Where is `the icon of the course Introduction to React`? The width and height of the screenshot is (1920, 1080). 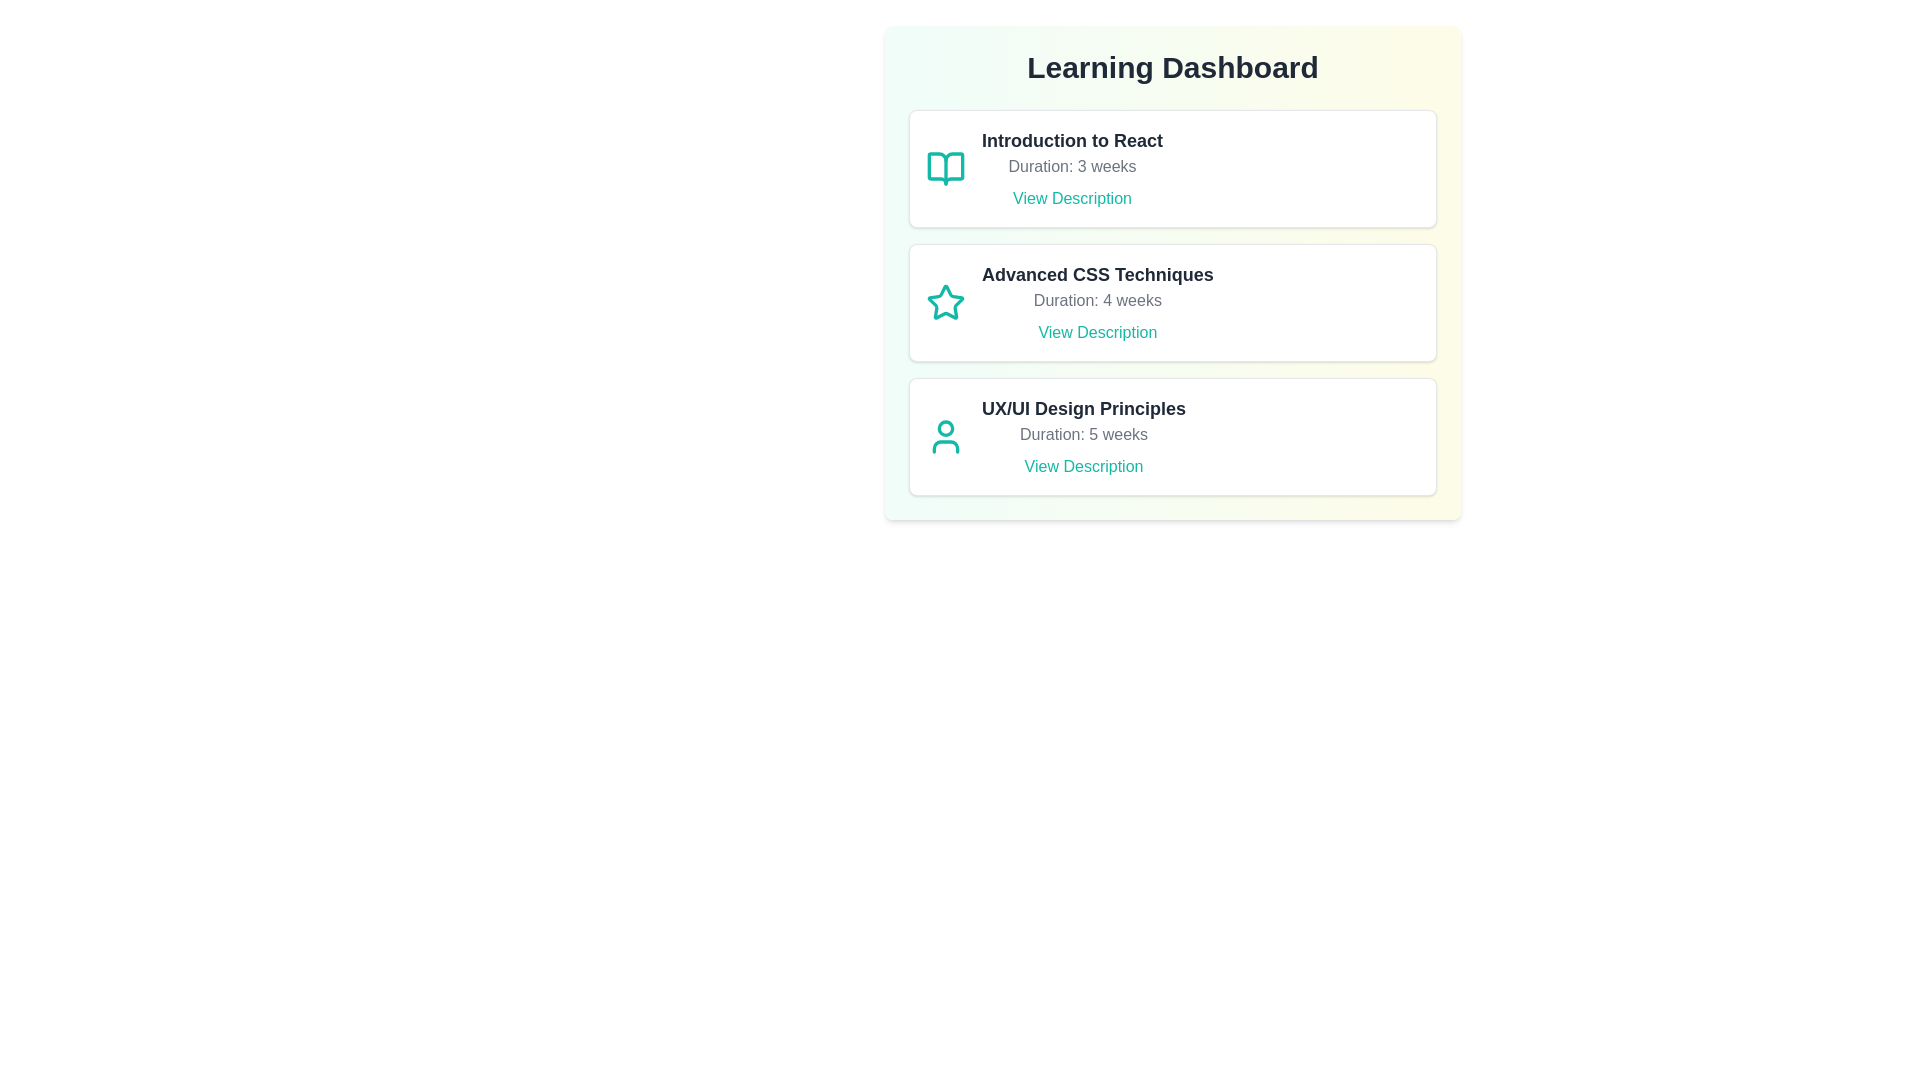
the icon of the course Introduction to React is located at coordinates (944, 168).